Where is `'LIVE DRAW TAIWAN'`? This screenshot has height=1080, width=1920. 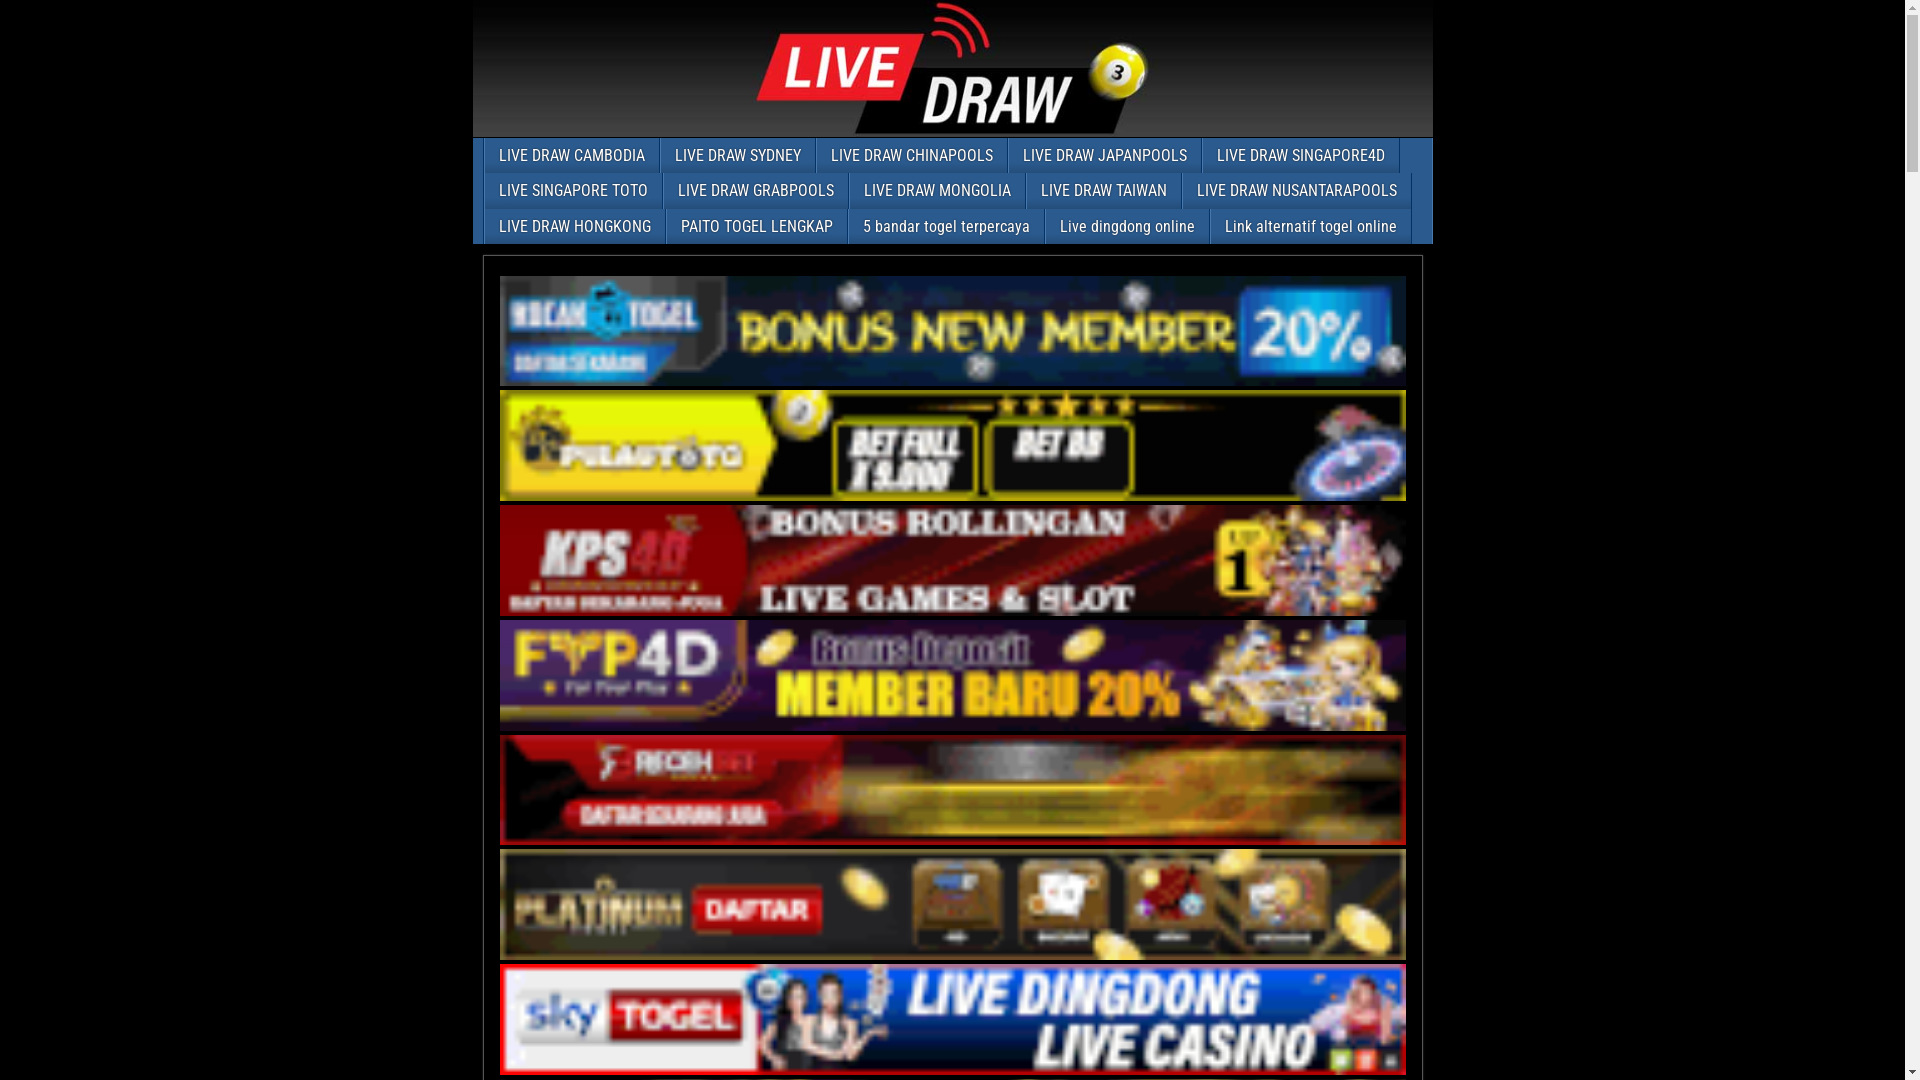 'LIVE DRAW TAIWAN' is located at coordinates (1102, 190).